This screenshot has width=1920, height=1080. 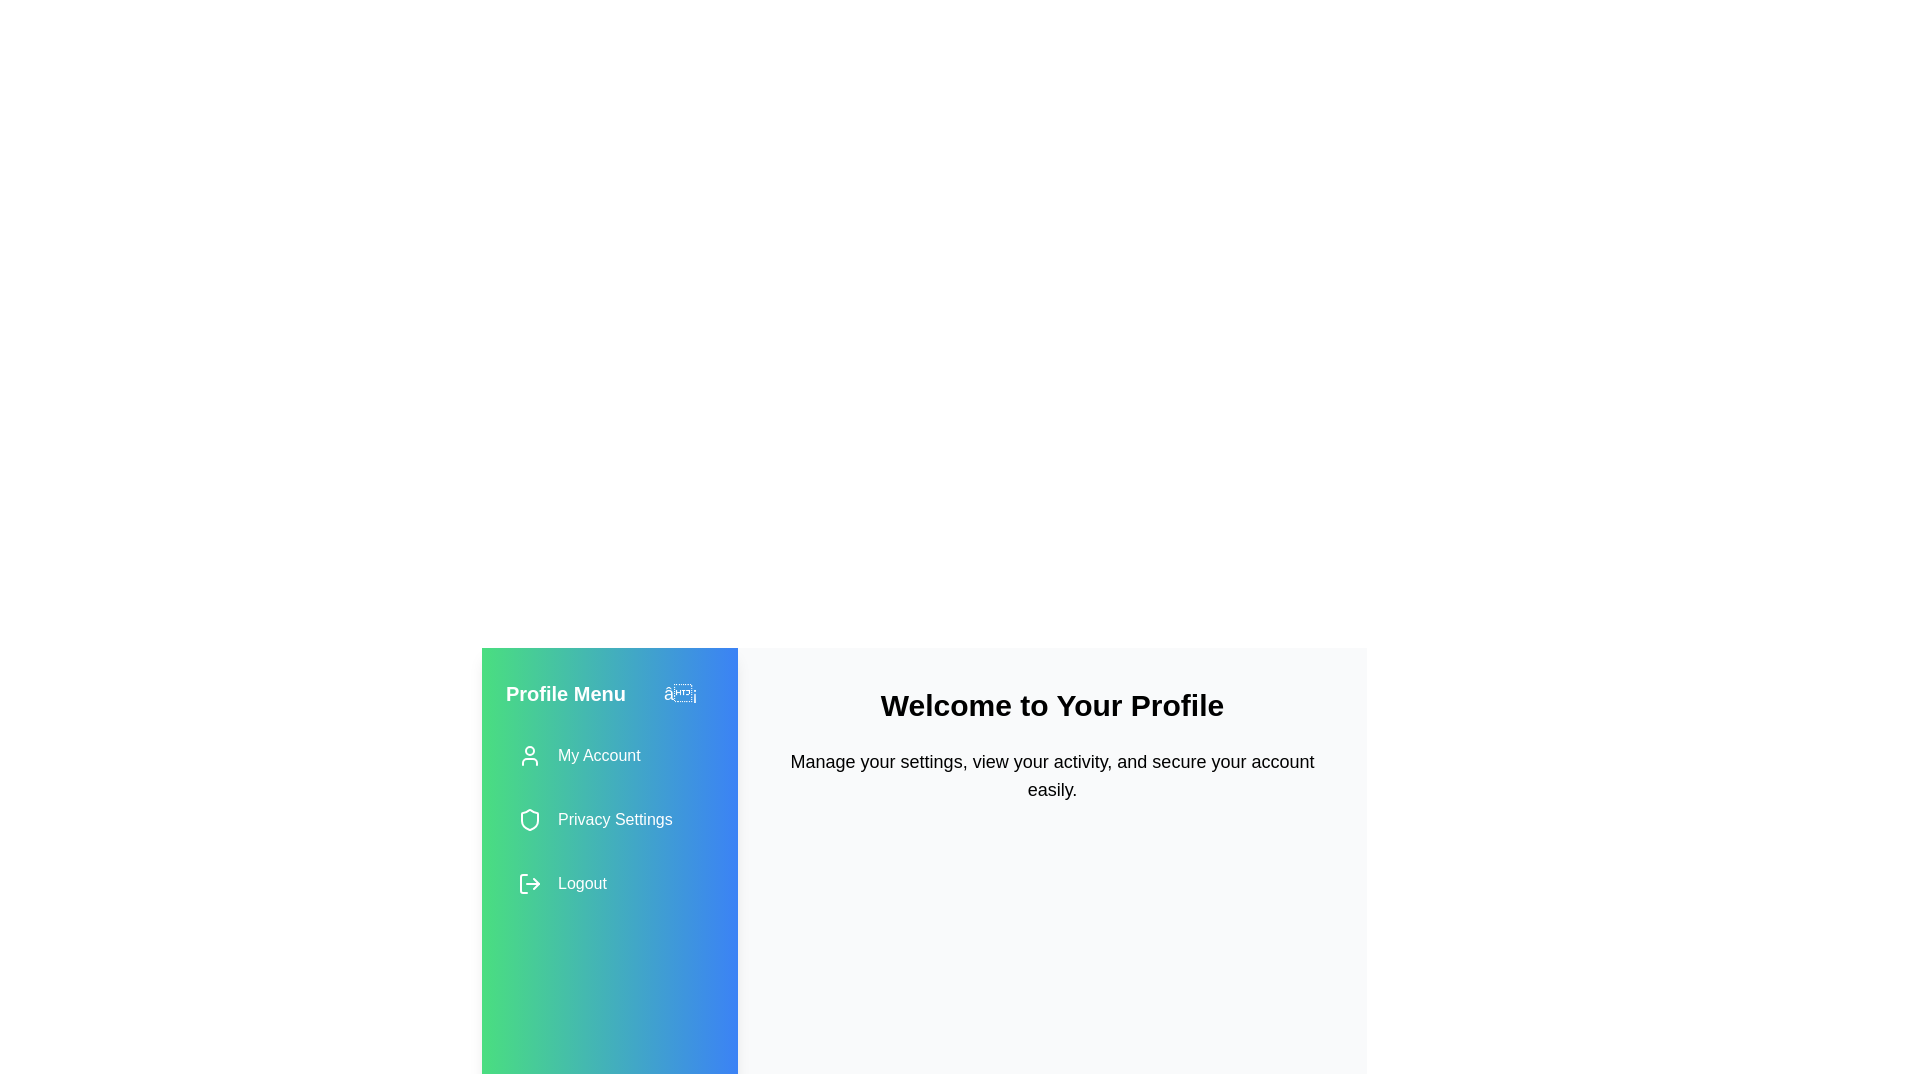 I want to click on the 'Logout' menu item to log out of the current session, so click(x=608, y=882).